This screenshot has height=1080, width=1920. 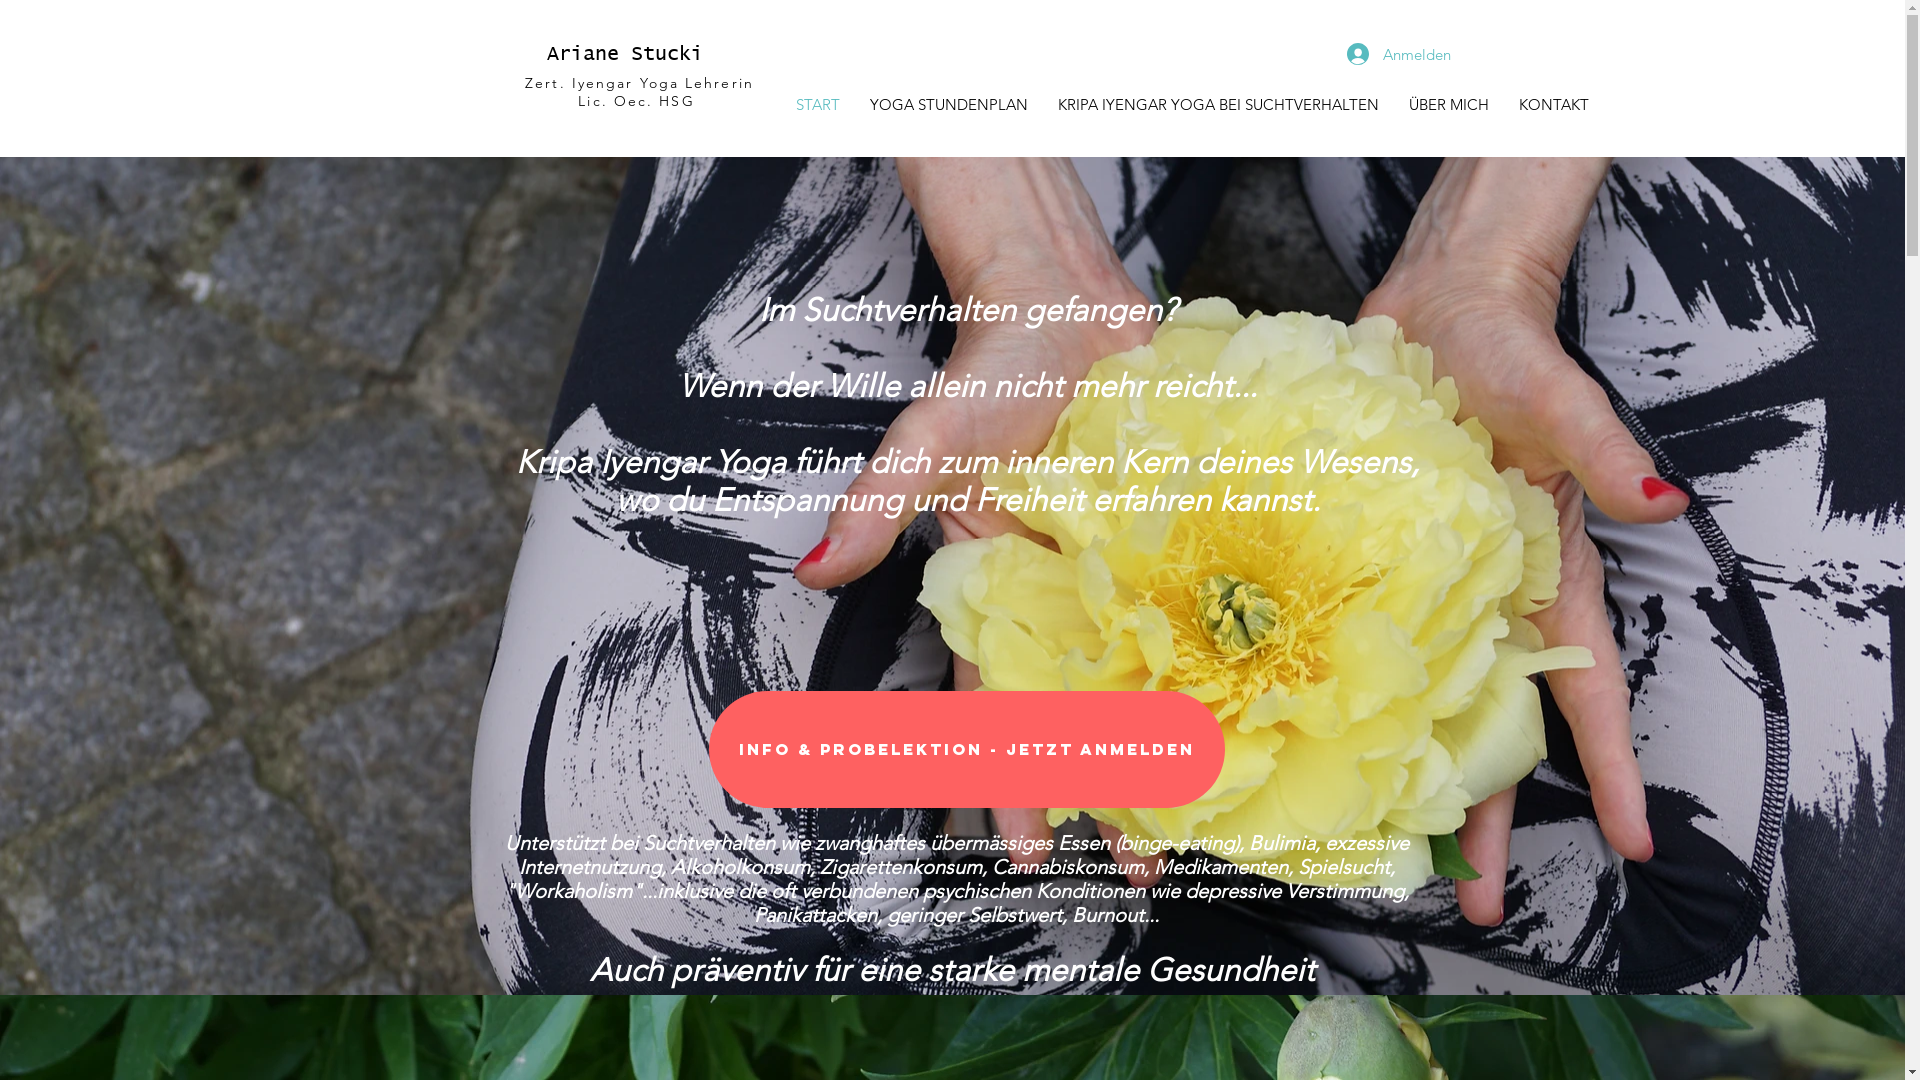 I want to click on 'Anmelden', so click(x=1331, y=53).